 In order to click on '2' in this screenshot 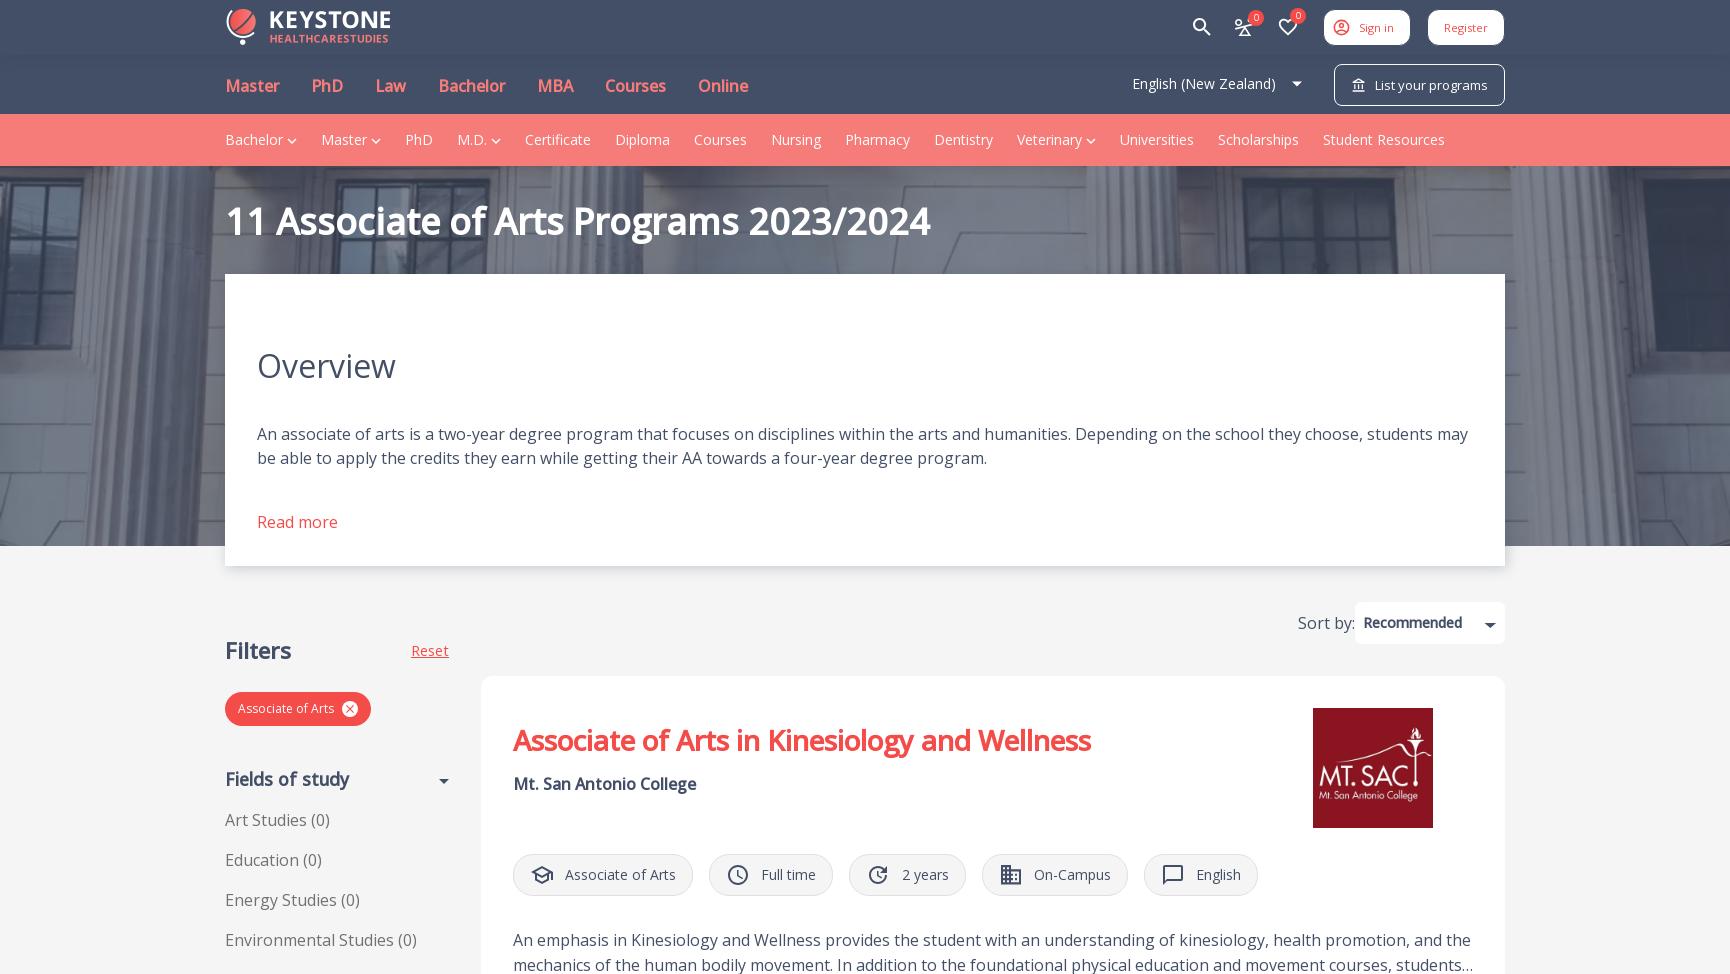, I will do `click(904, 873)`.